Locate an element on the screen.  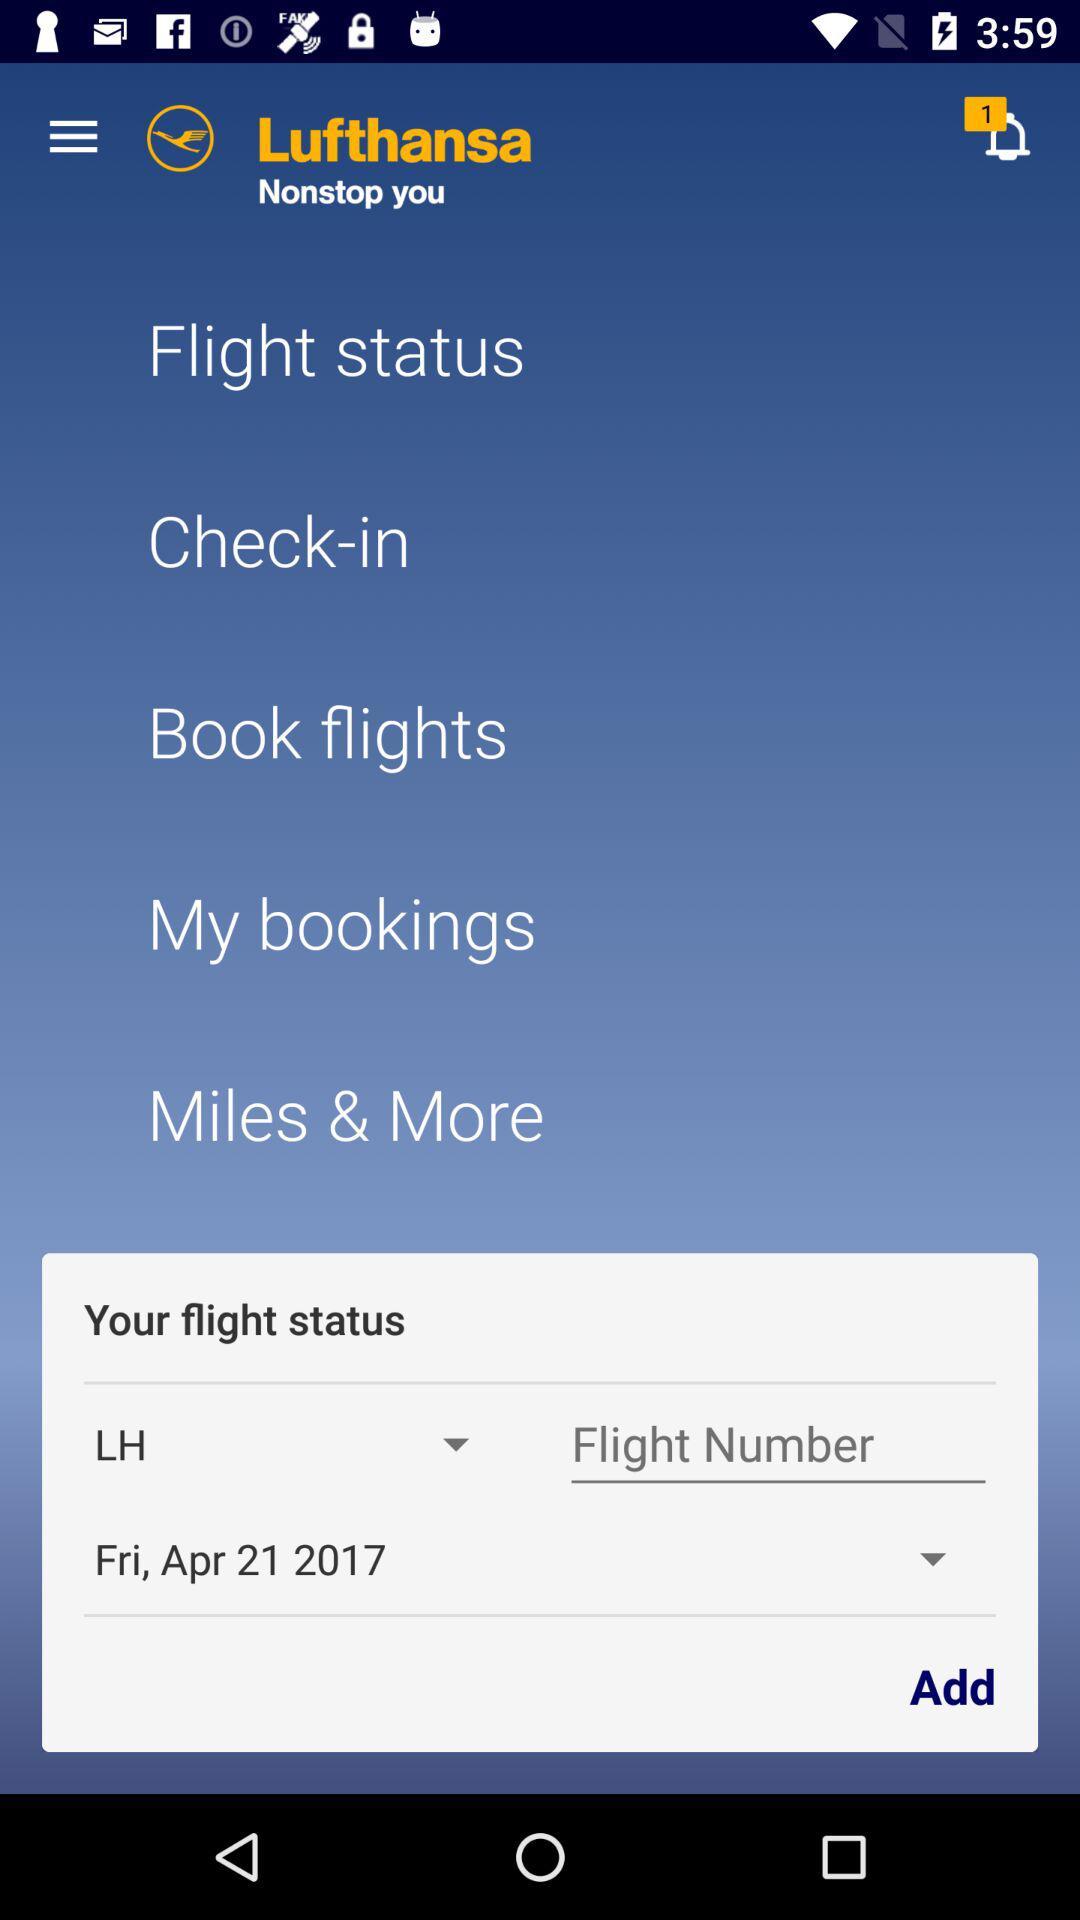
text box for flight number is located at coordinates (777, 1444).